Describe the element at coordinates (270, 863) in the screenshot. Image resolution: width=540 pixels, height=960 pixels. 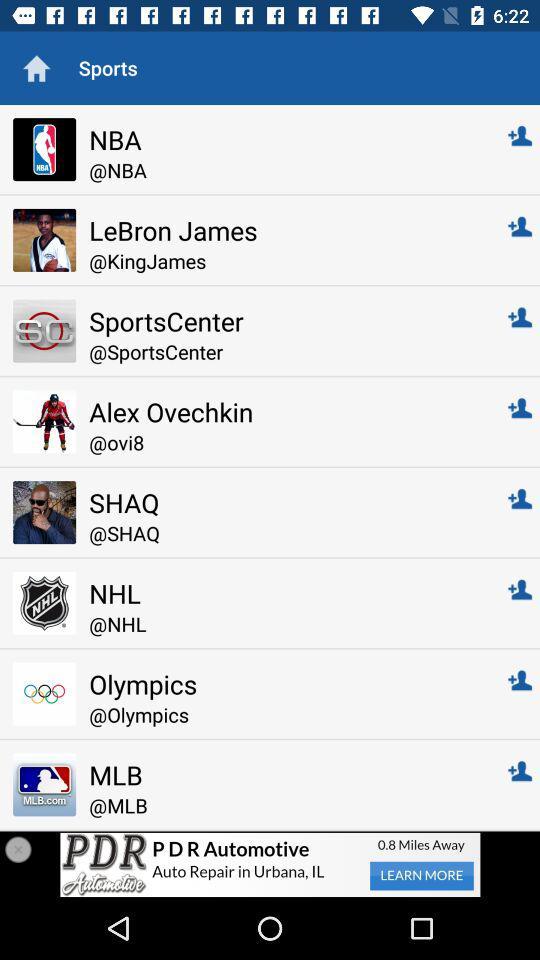
I see `the item below the @mlb` at that location.